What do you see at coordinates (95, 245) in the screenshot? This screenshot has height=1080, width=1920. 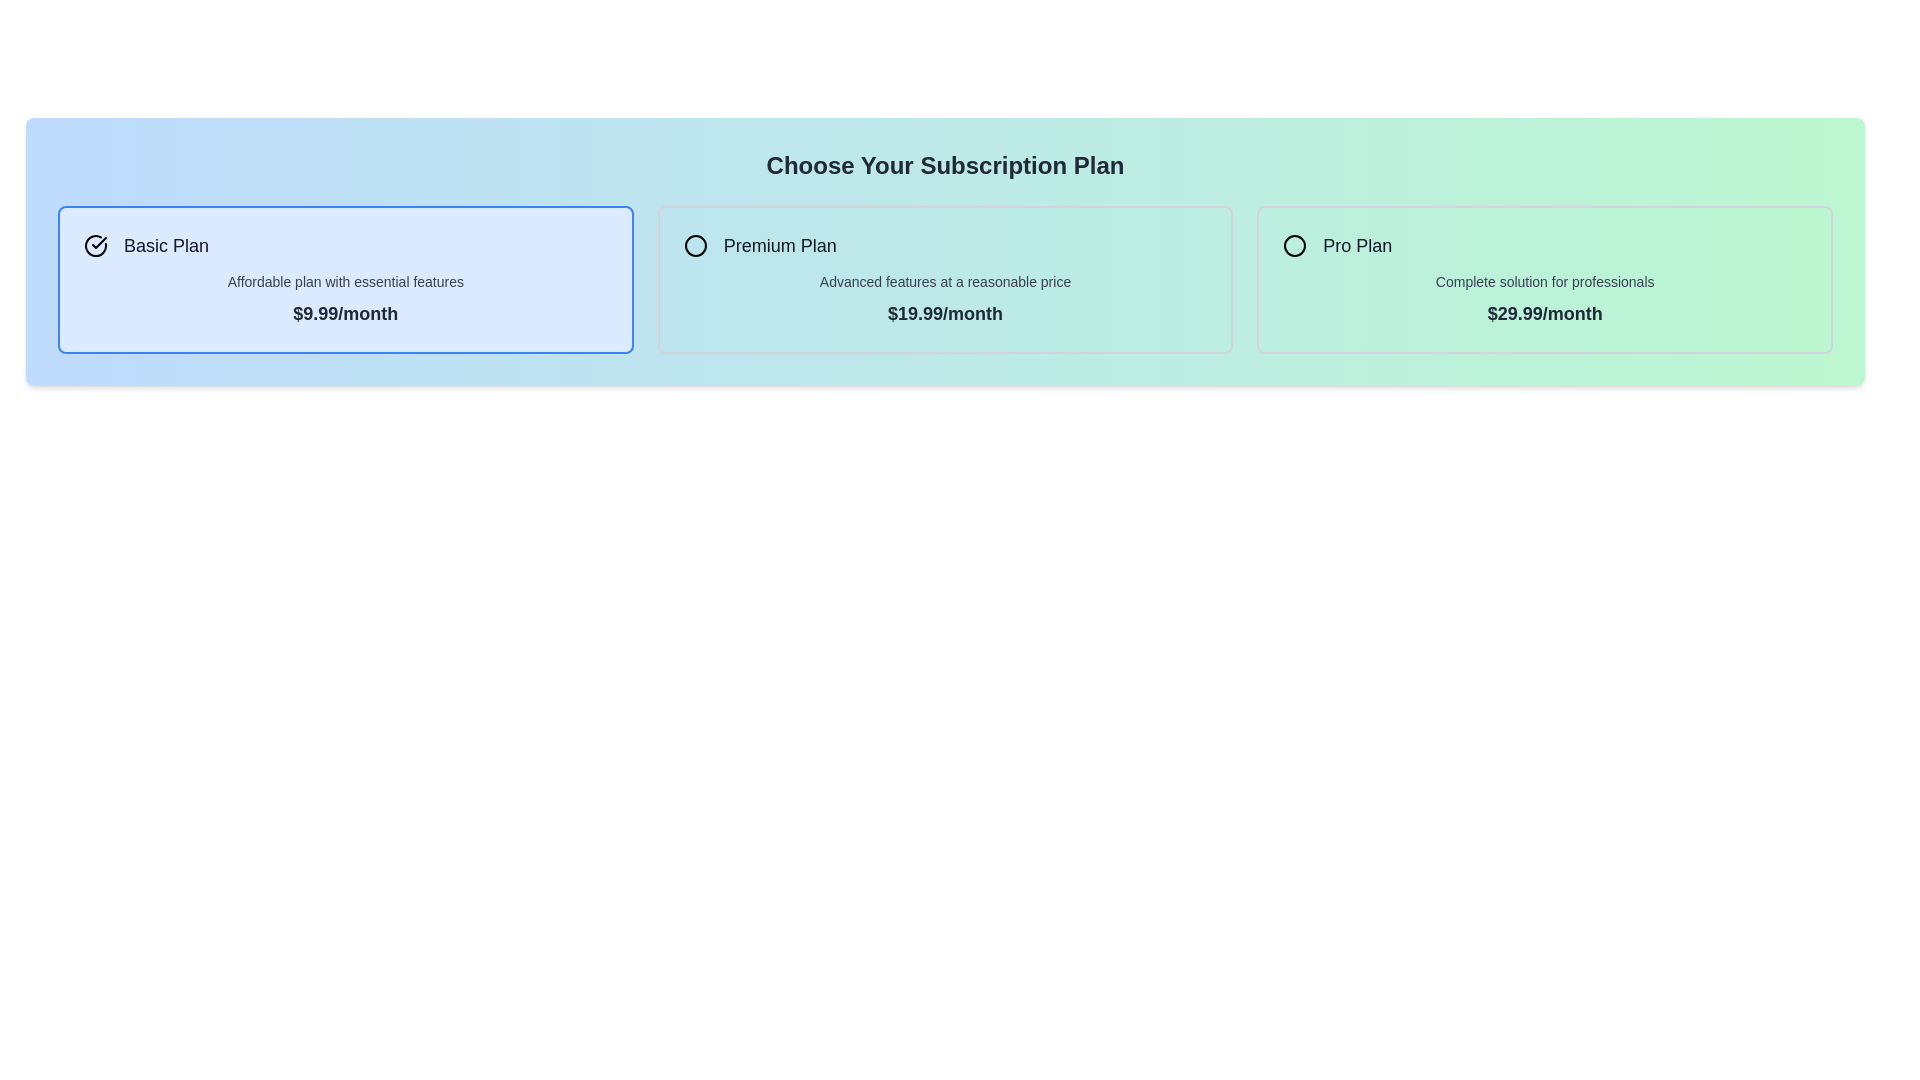 I see `the Checkmark Icon associated with the 'Basic Plan' selection, located to the left of the 'Basic Plan' text` at bounding box center [95, 245].